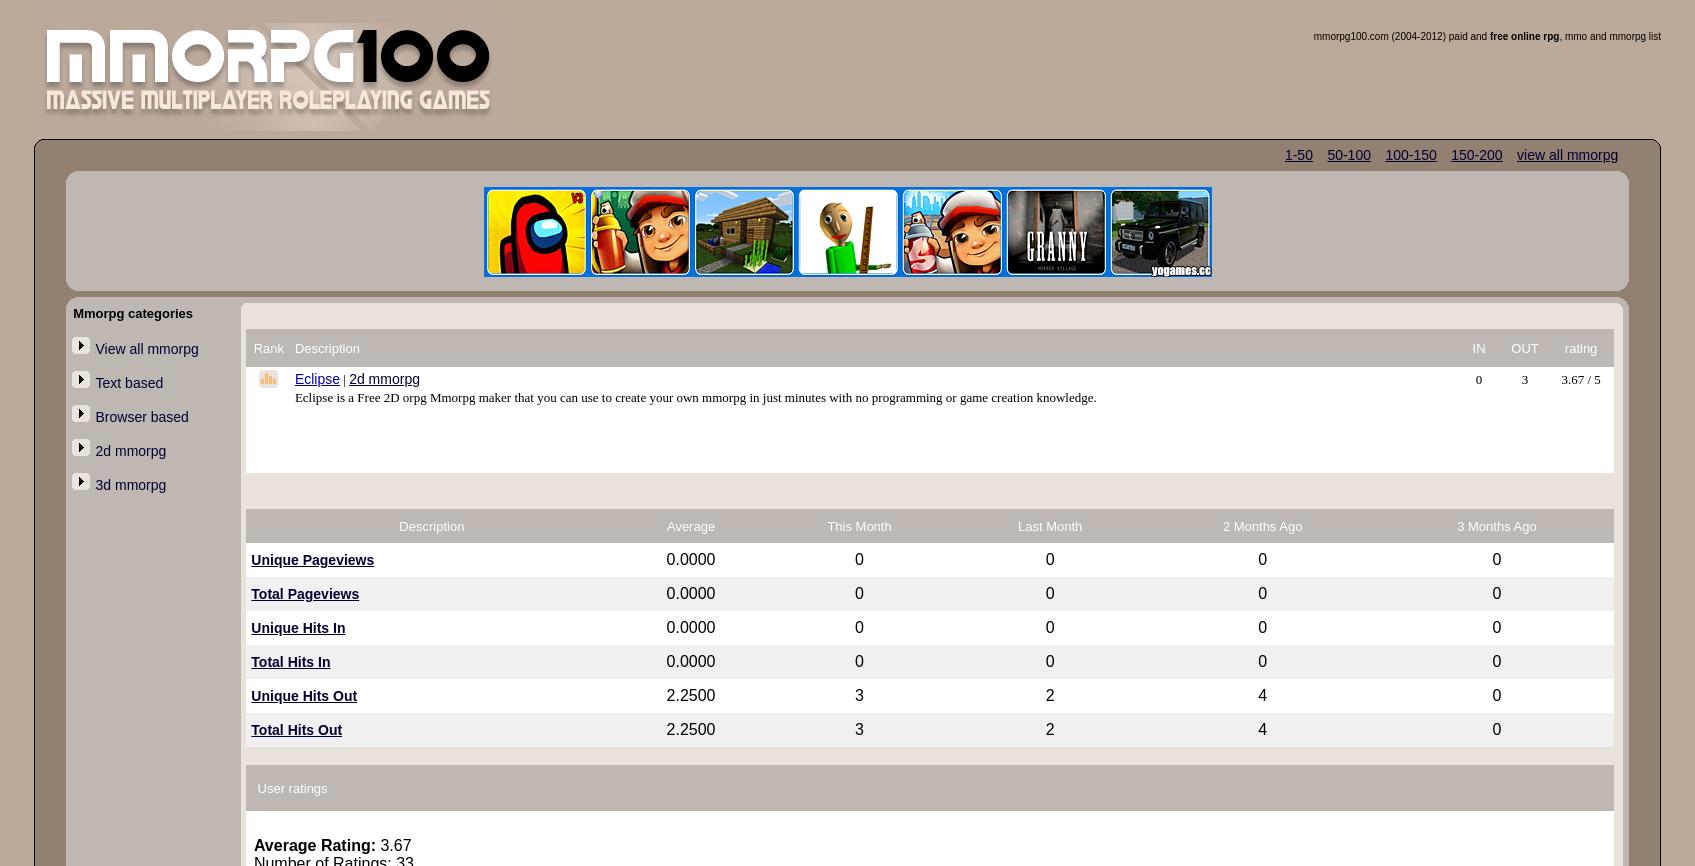 This screenshot has width=1695, height=866. Describe the element at coordinates (1476, 155) in the screenshot. I see `'150-200'` at that location.